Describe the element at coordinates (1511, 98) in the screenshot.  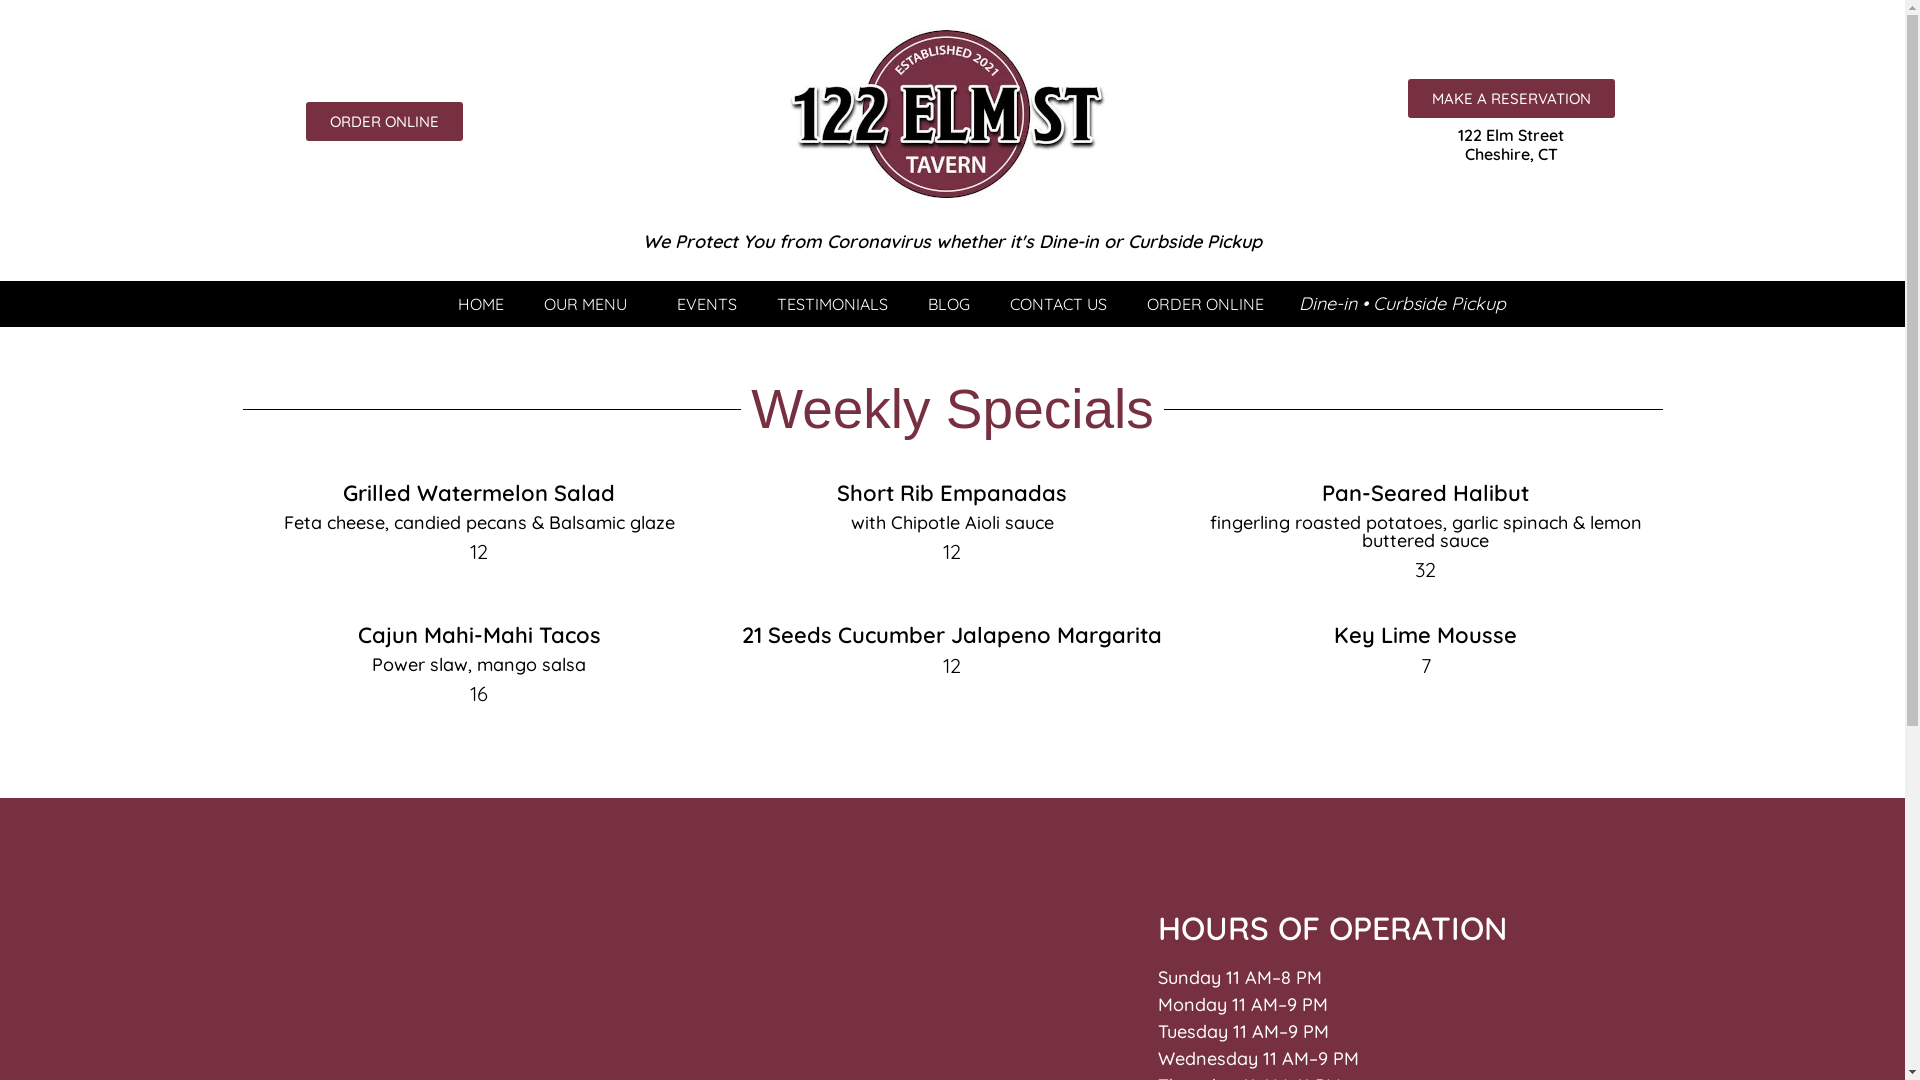
I see `'MAKE A RESERVATION'` at that location.